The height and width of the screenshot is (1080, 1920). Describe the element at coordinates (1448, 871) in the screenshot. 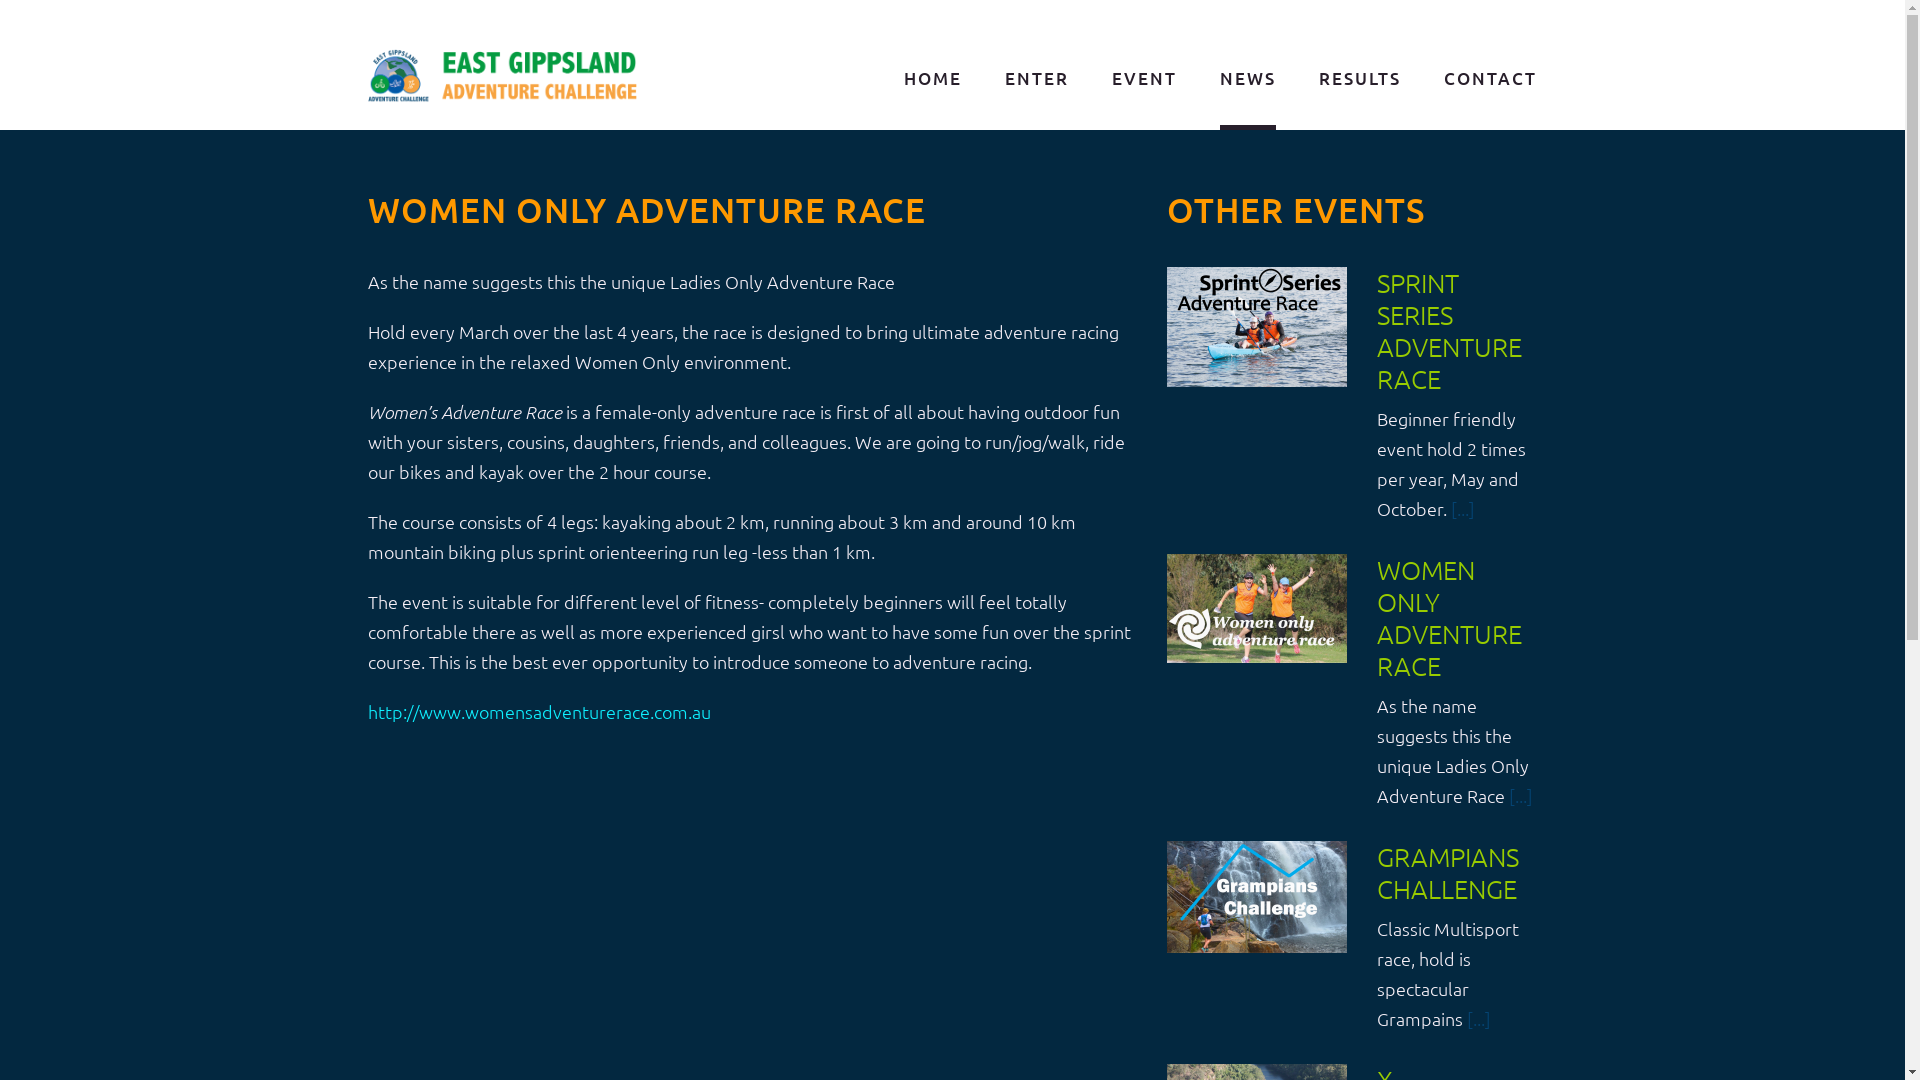

I see `'GRAMPIANS CHALLENGE'` at that location.